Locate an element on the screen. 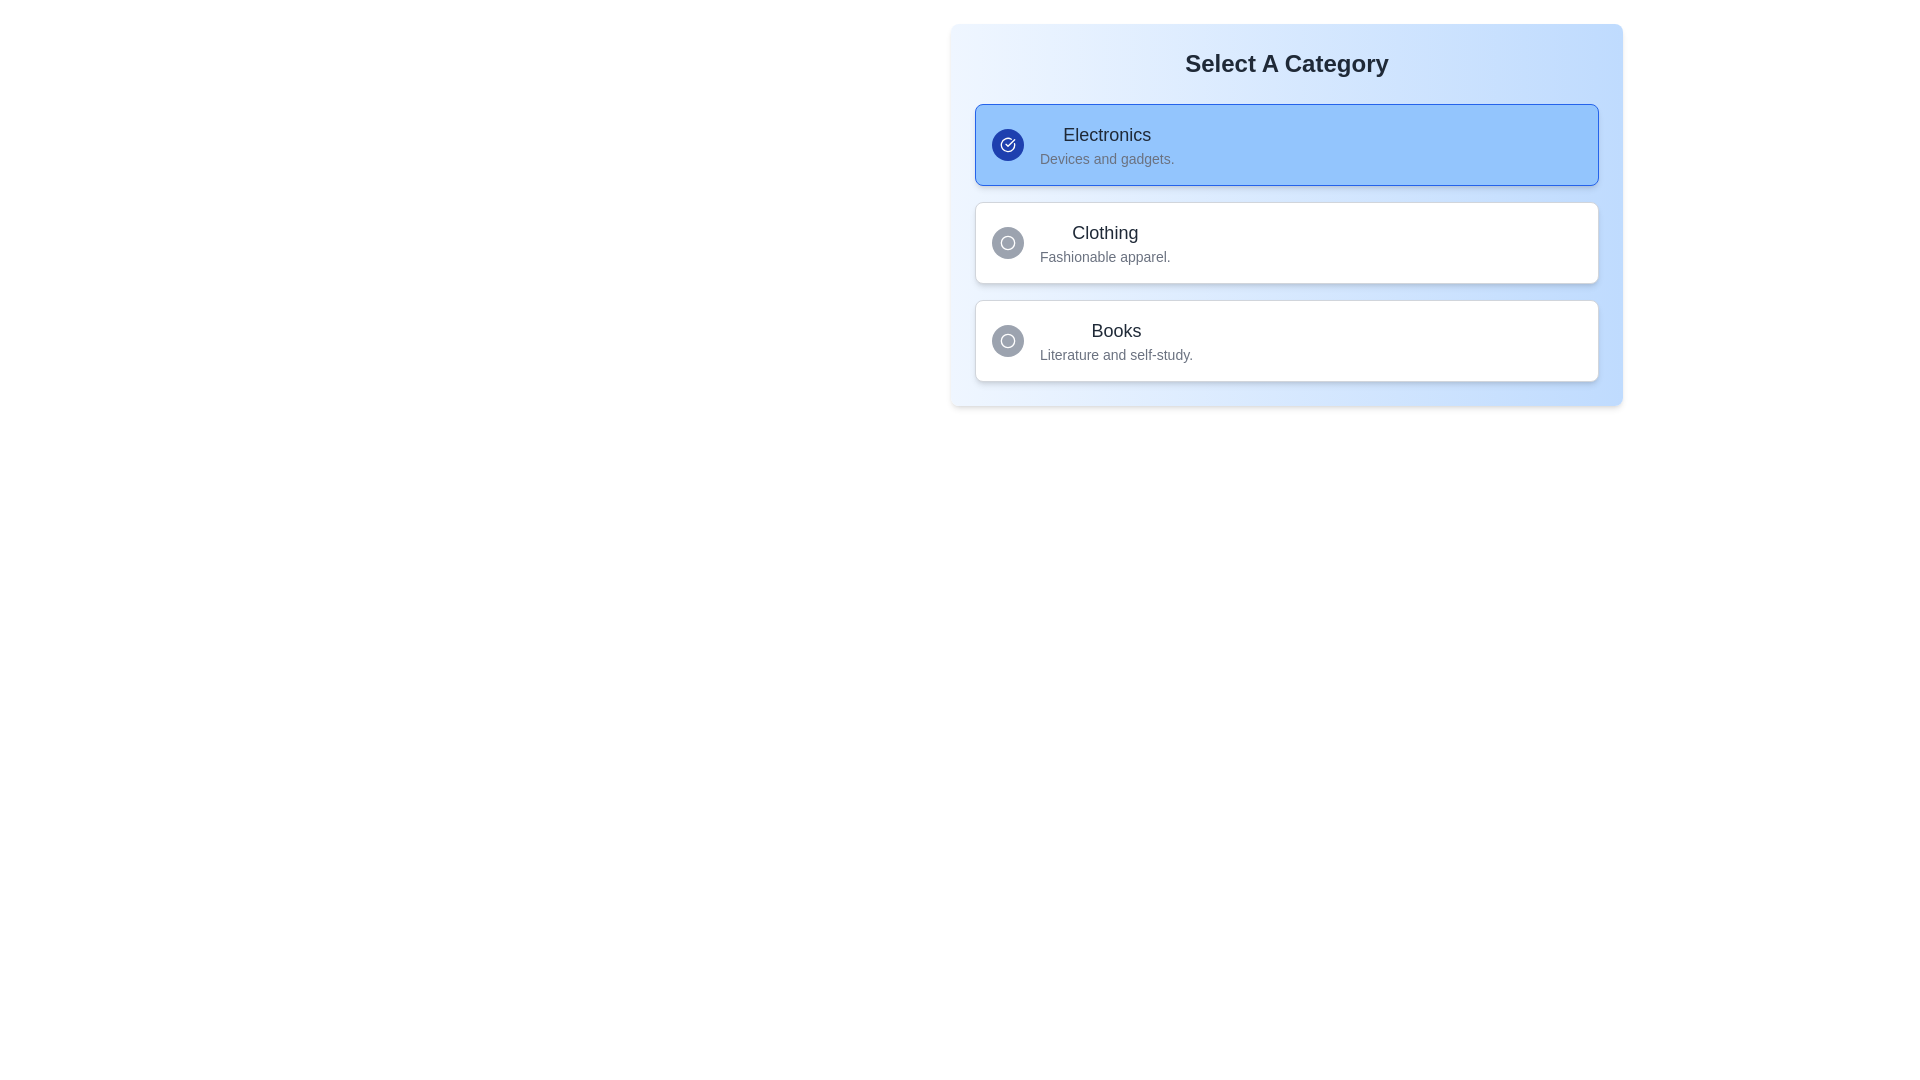 This screenshot has height=1080, width=1920. the leftmost circular icon within the highlighted blue section labeled 'Electronics', located at the top of the vertically stacked layout is located at coordinates (1008, 142).